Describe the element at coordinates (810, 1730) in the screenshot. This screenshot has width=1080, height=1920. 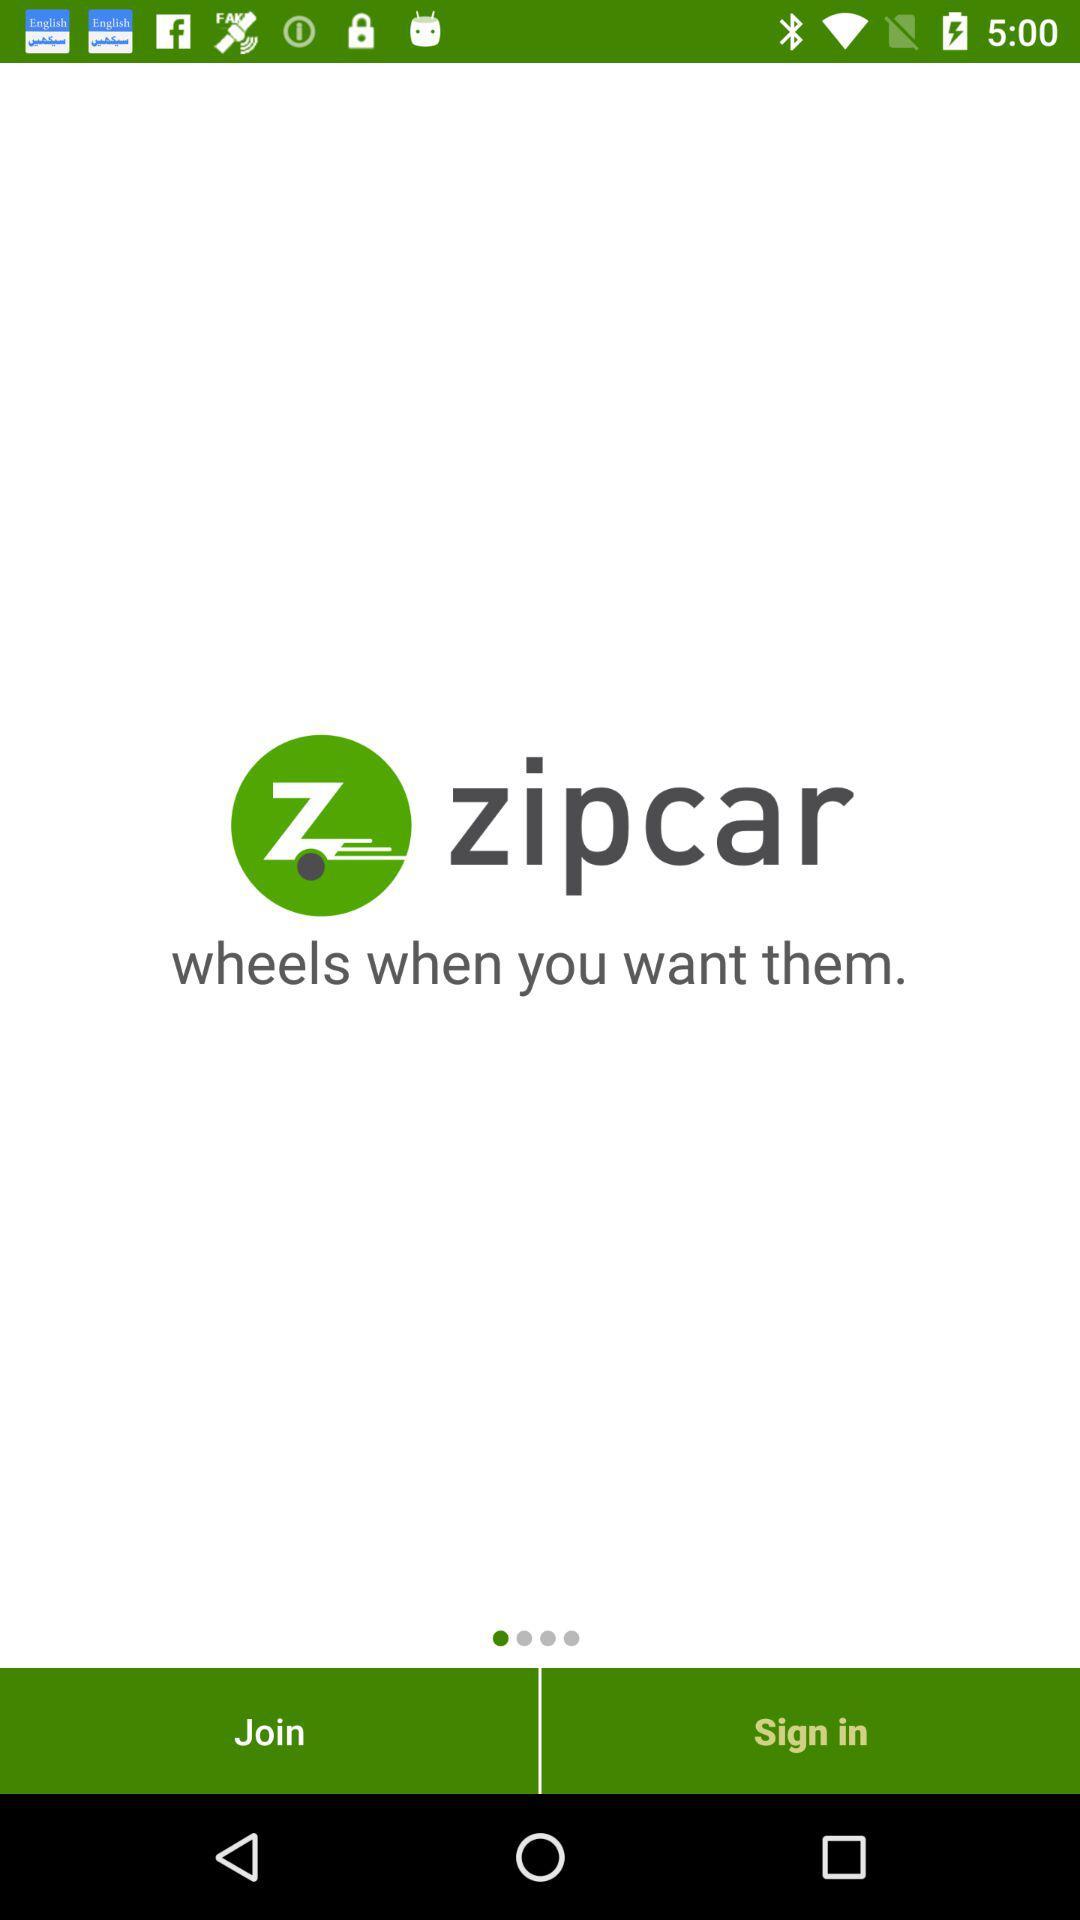
I see `item to the right of join icon` at that location.